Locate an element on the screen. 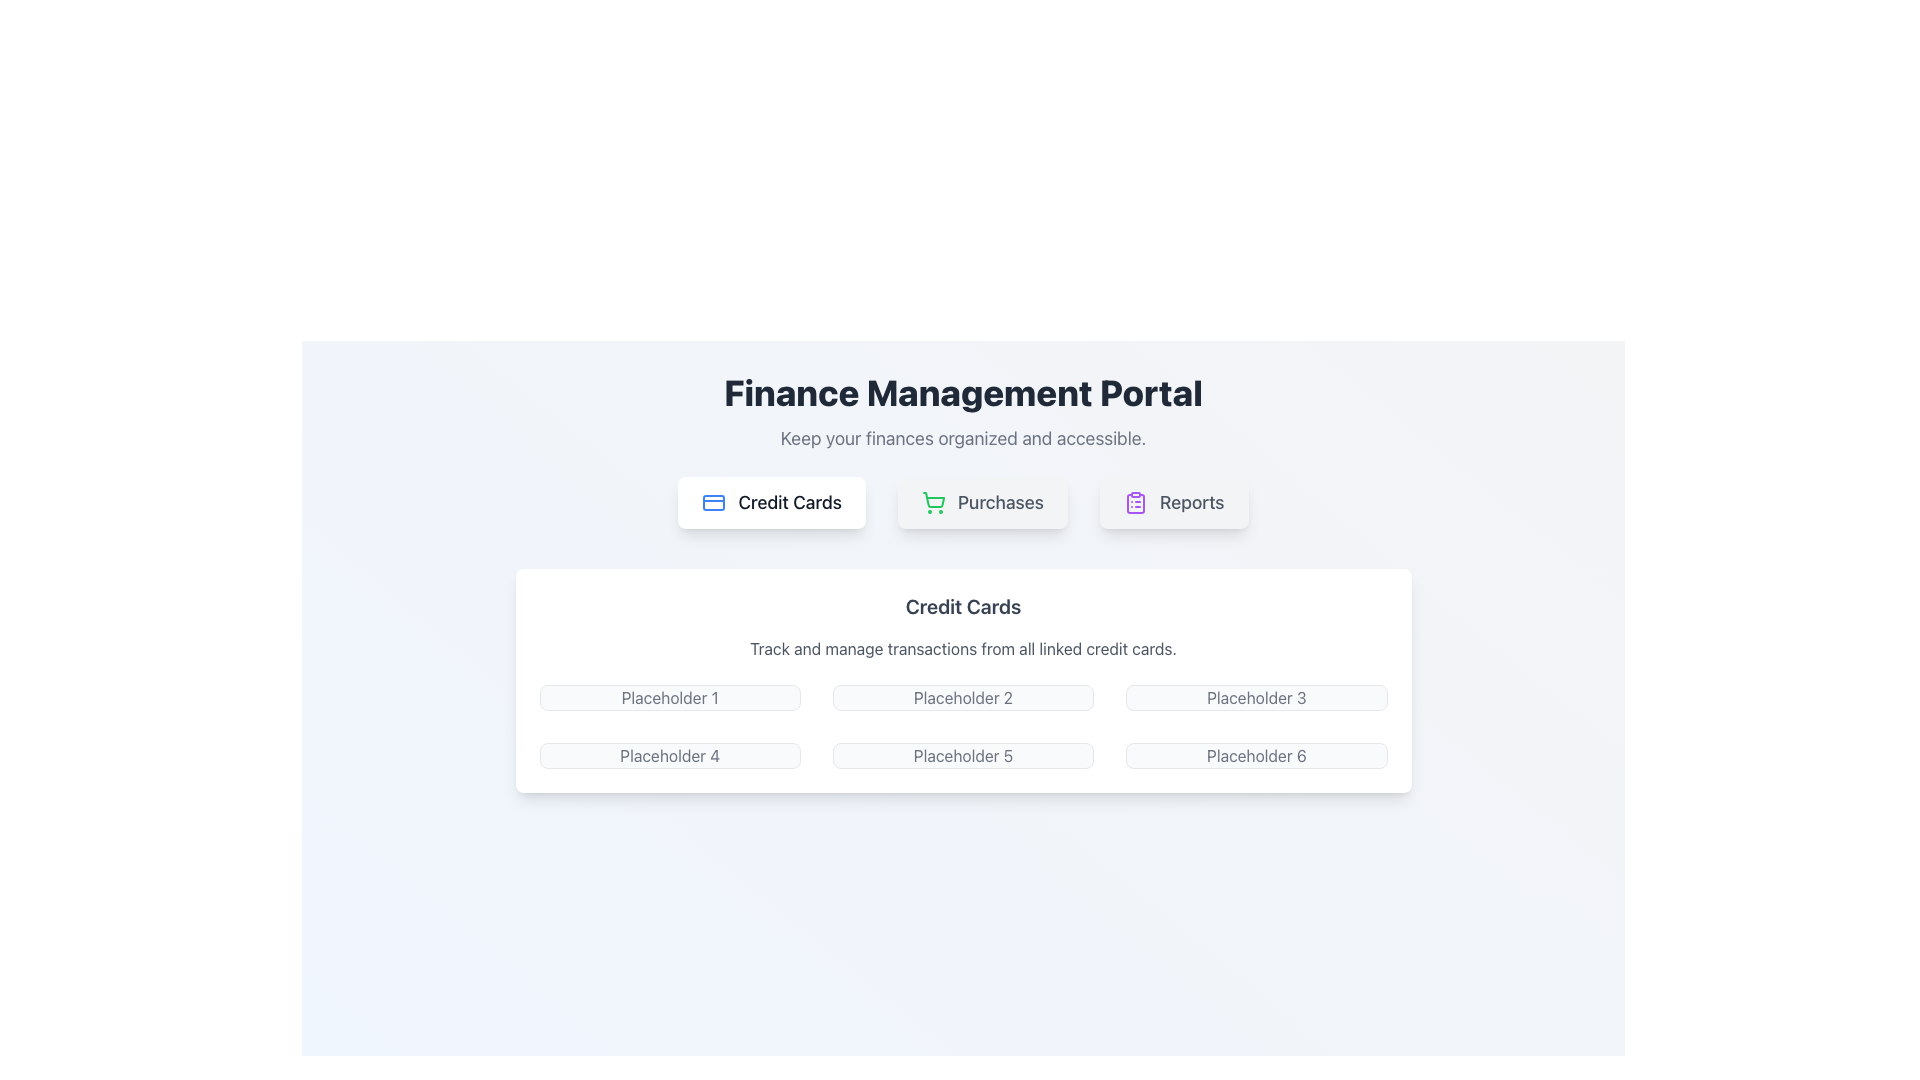  the text label displaying 'Placeholder 3' which is located at the rightmost position in the top row of a grid layout beneath the 'Credit Cards' section is located at coordinates (1255, 697).